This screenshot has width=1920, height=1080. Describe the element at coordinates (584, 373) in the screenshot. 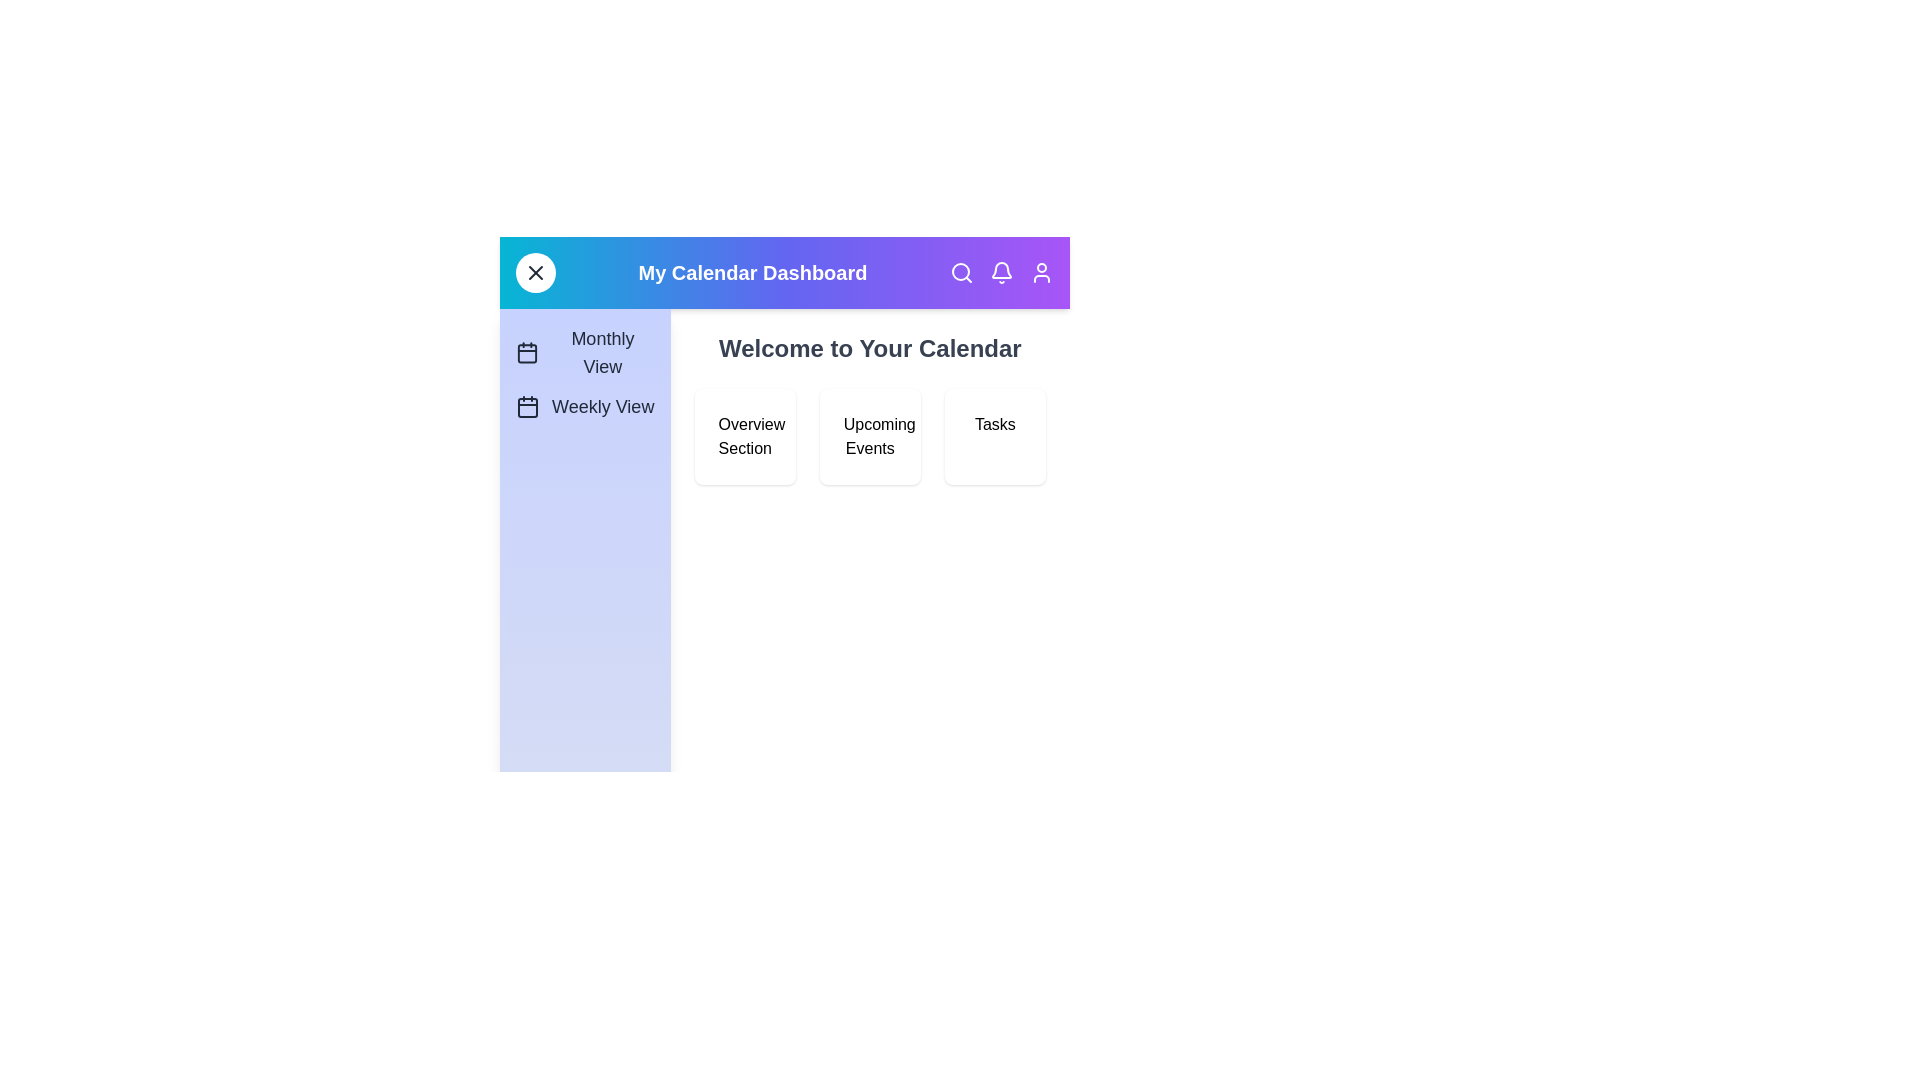

I see `the 'Monthly View' option in the segmented control located in the left sidebar, which features a calendar icon and dark text on a light blue background` at that location.